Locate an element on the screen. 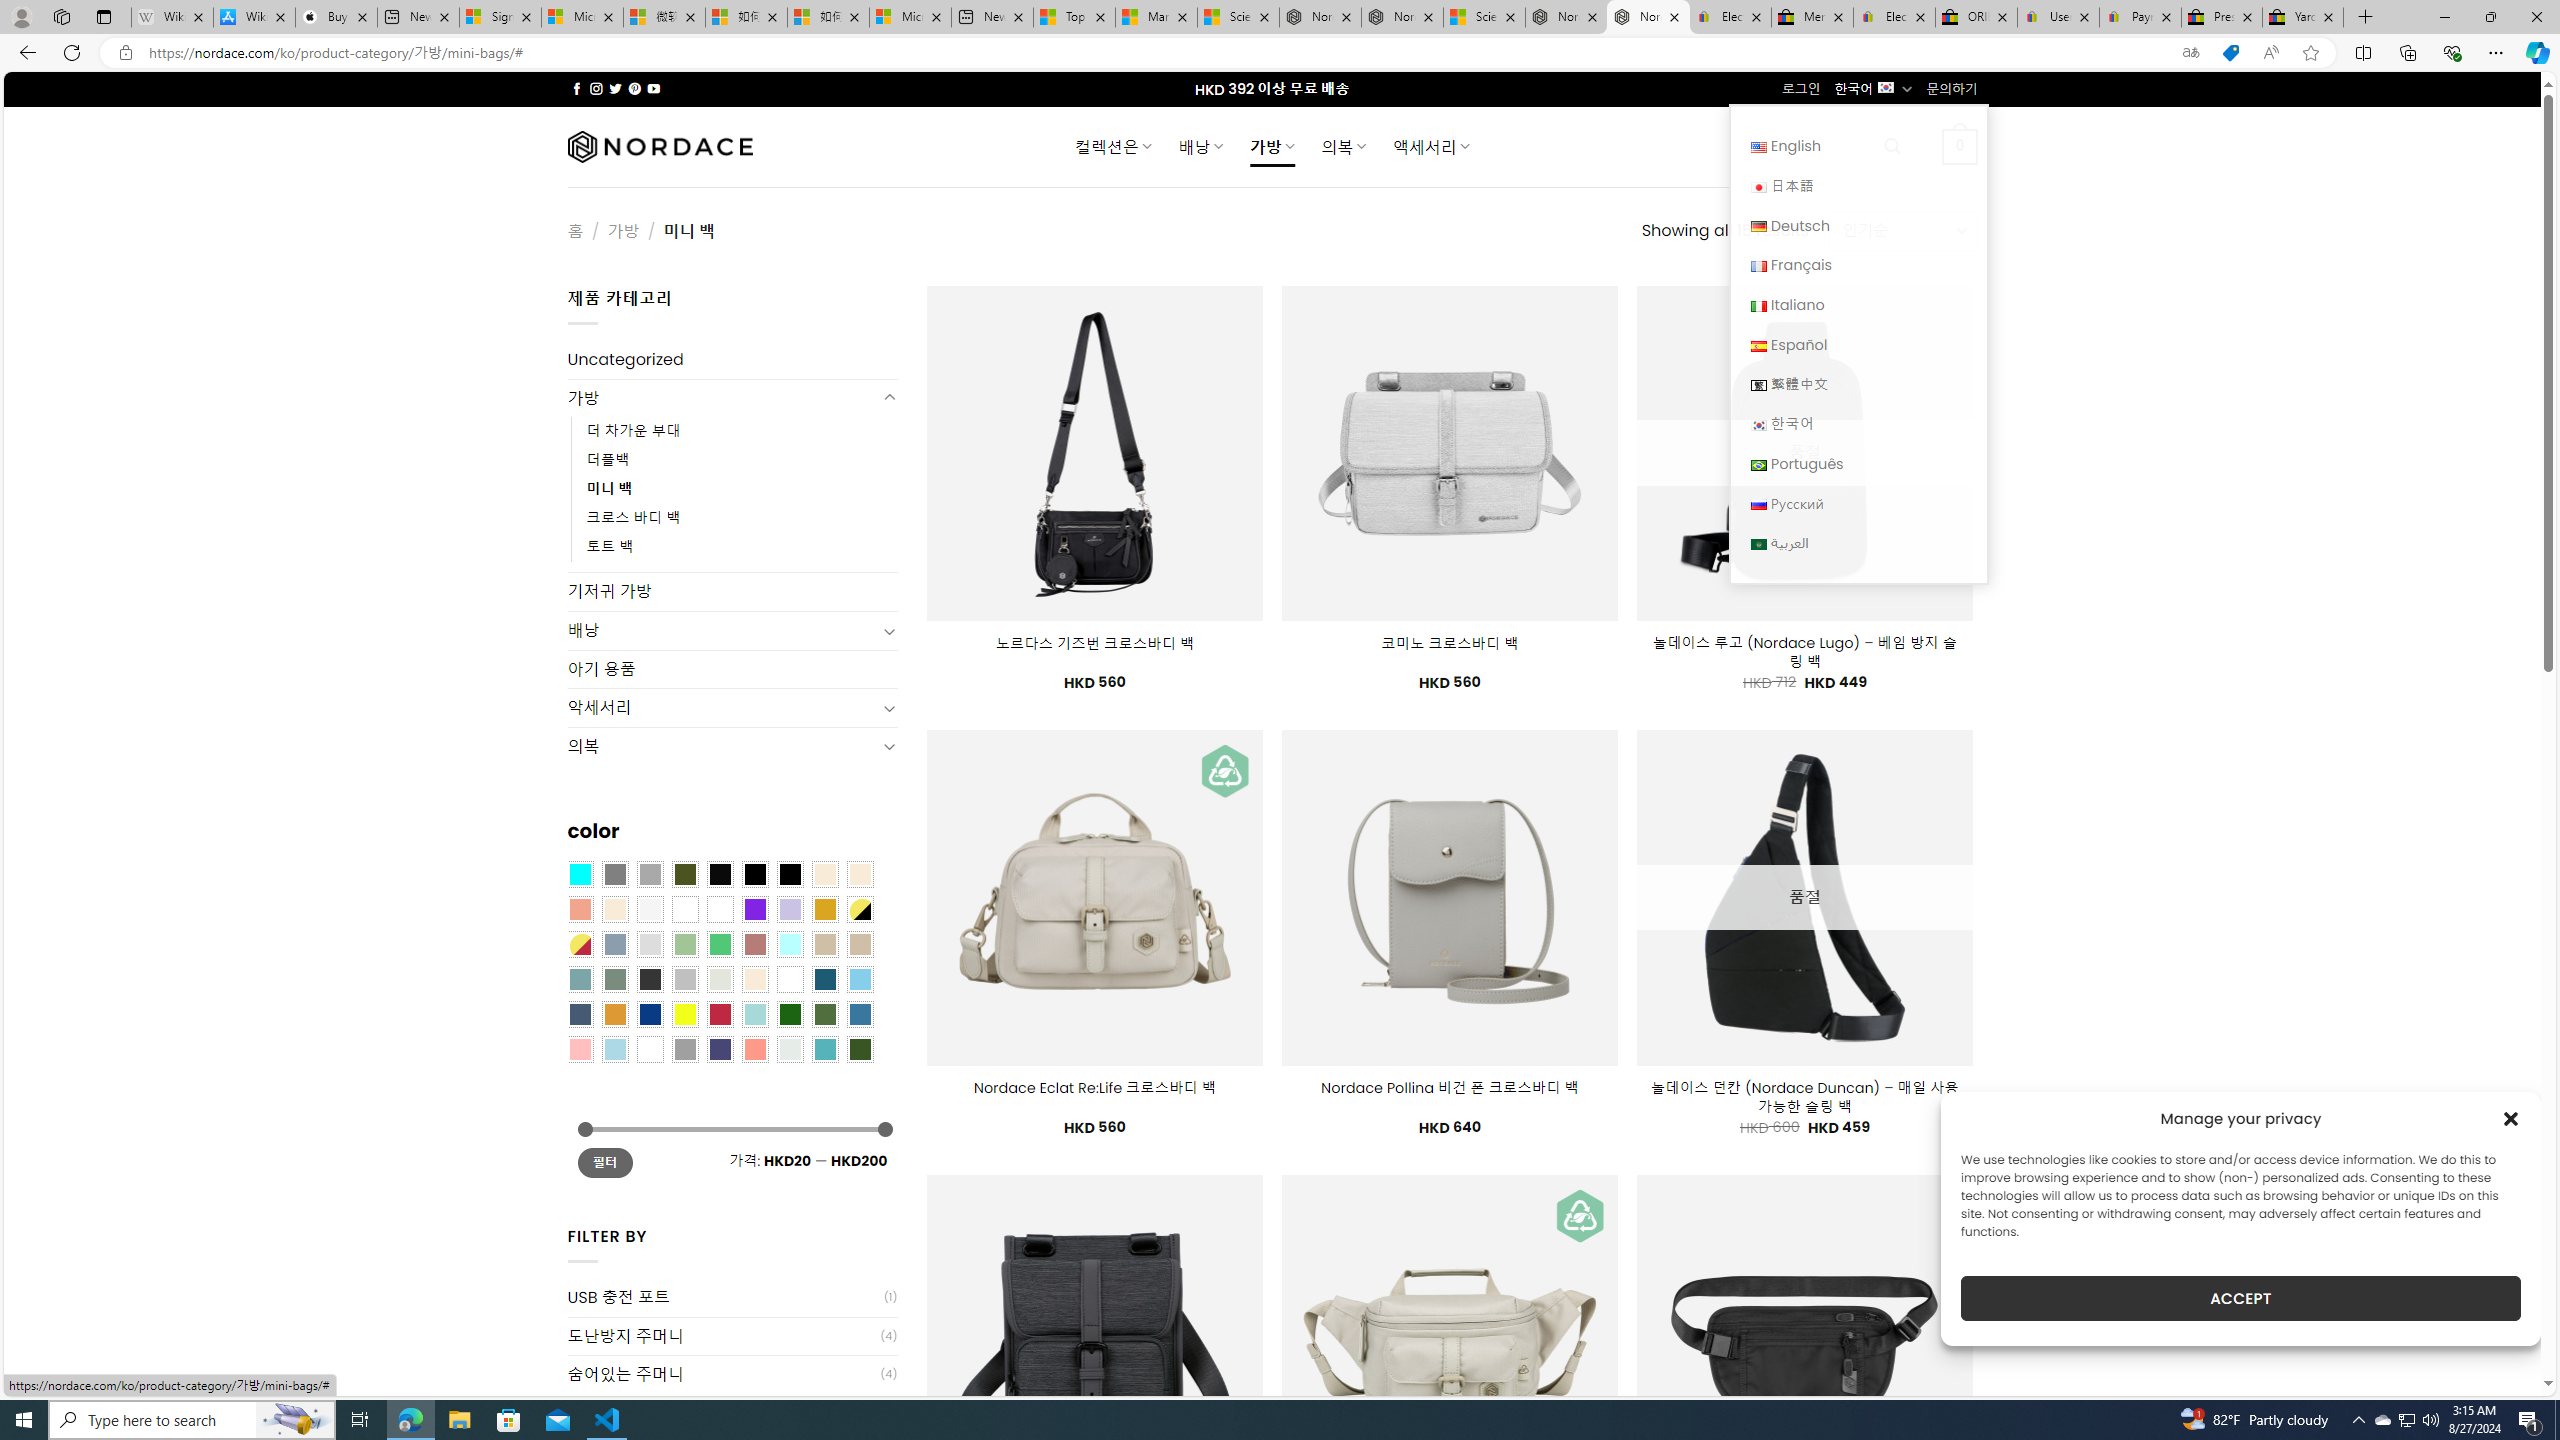 Image resolution: width=2560 pixels, height=1440 pixels. 'ACCEPT' is located at coordinates (2241, 1298).